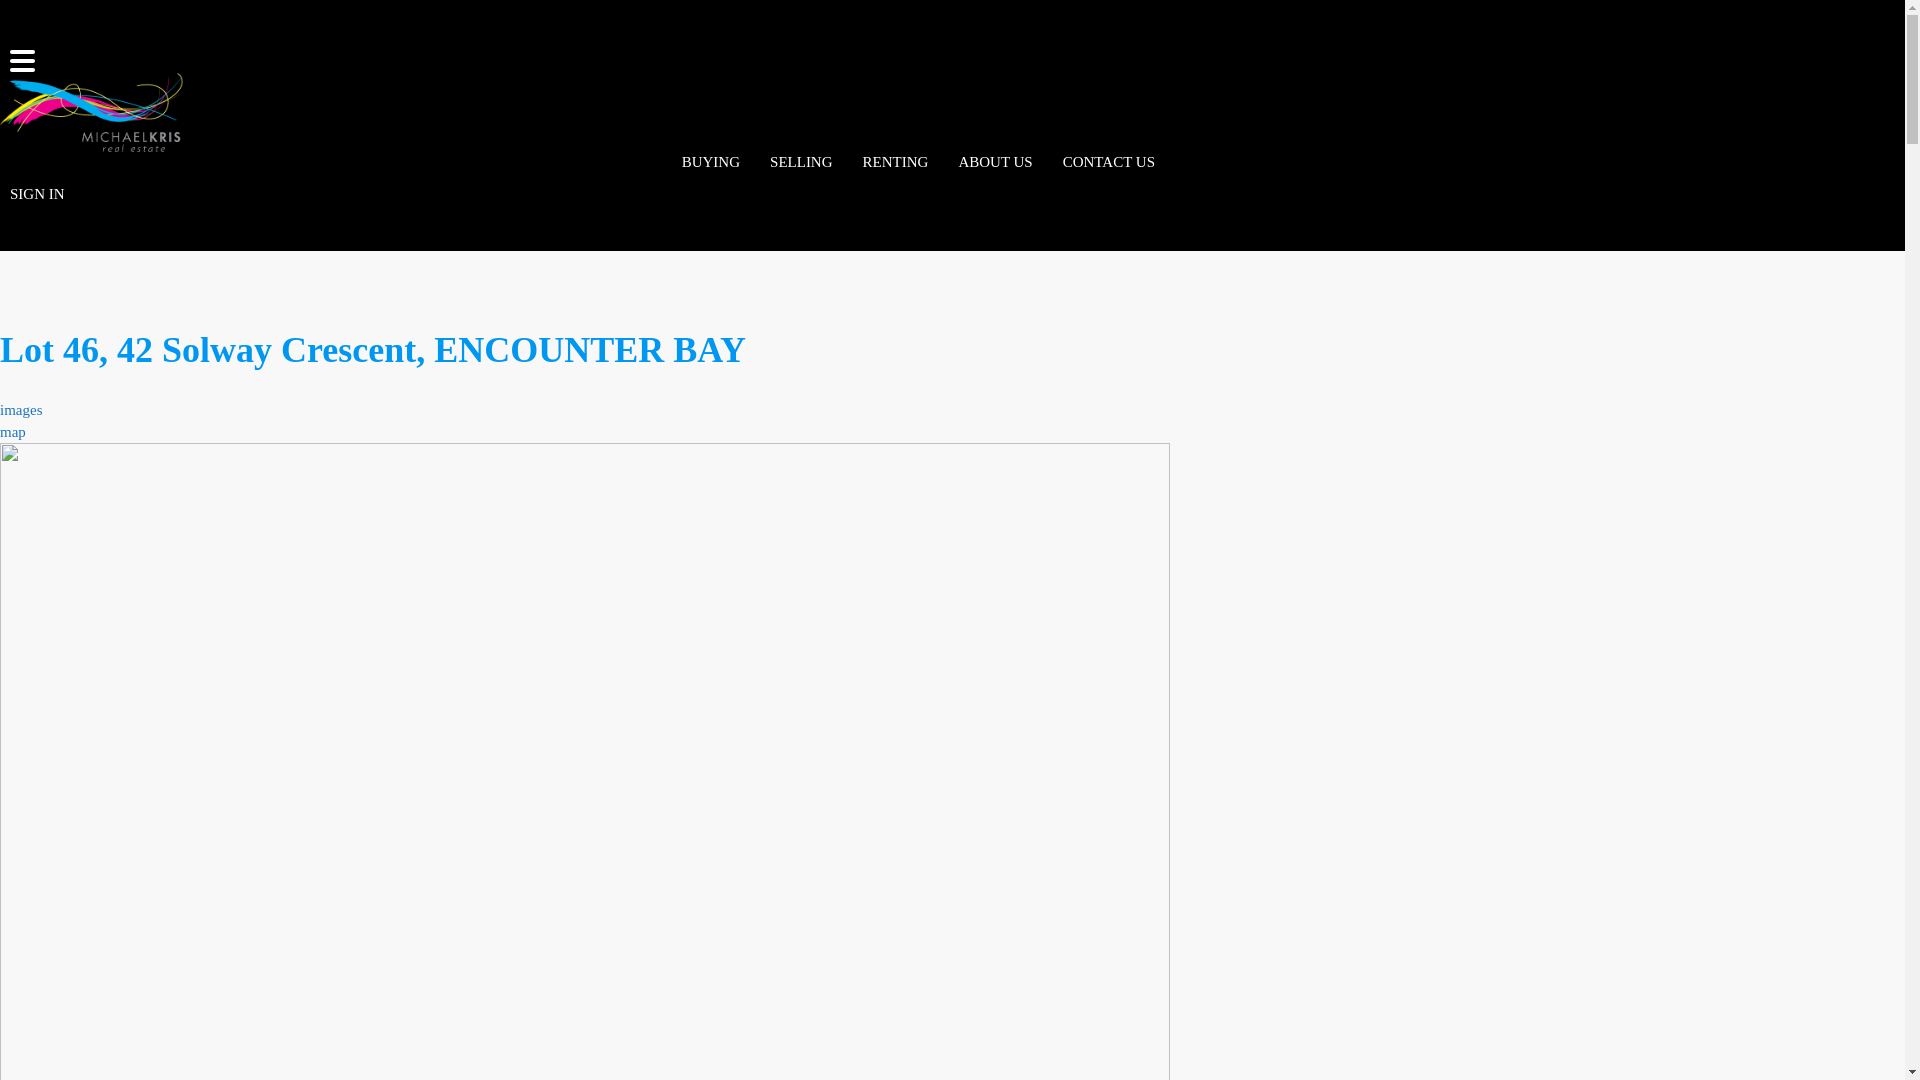 This screenshot has height=1080, width=1920. Describe the element at coordinates (994, 161) in the screenshot. I see `'ABOUT US'` at that location.